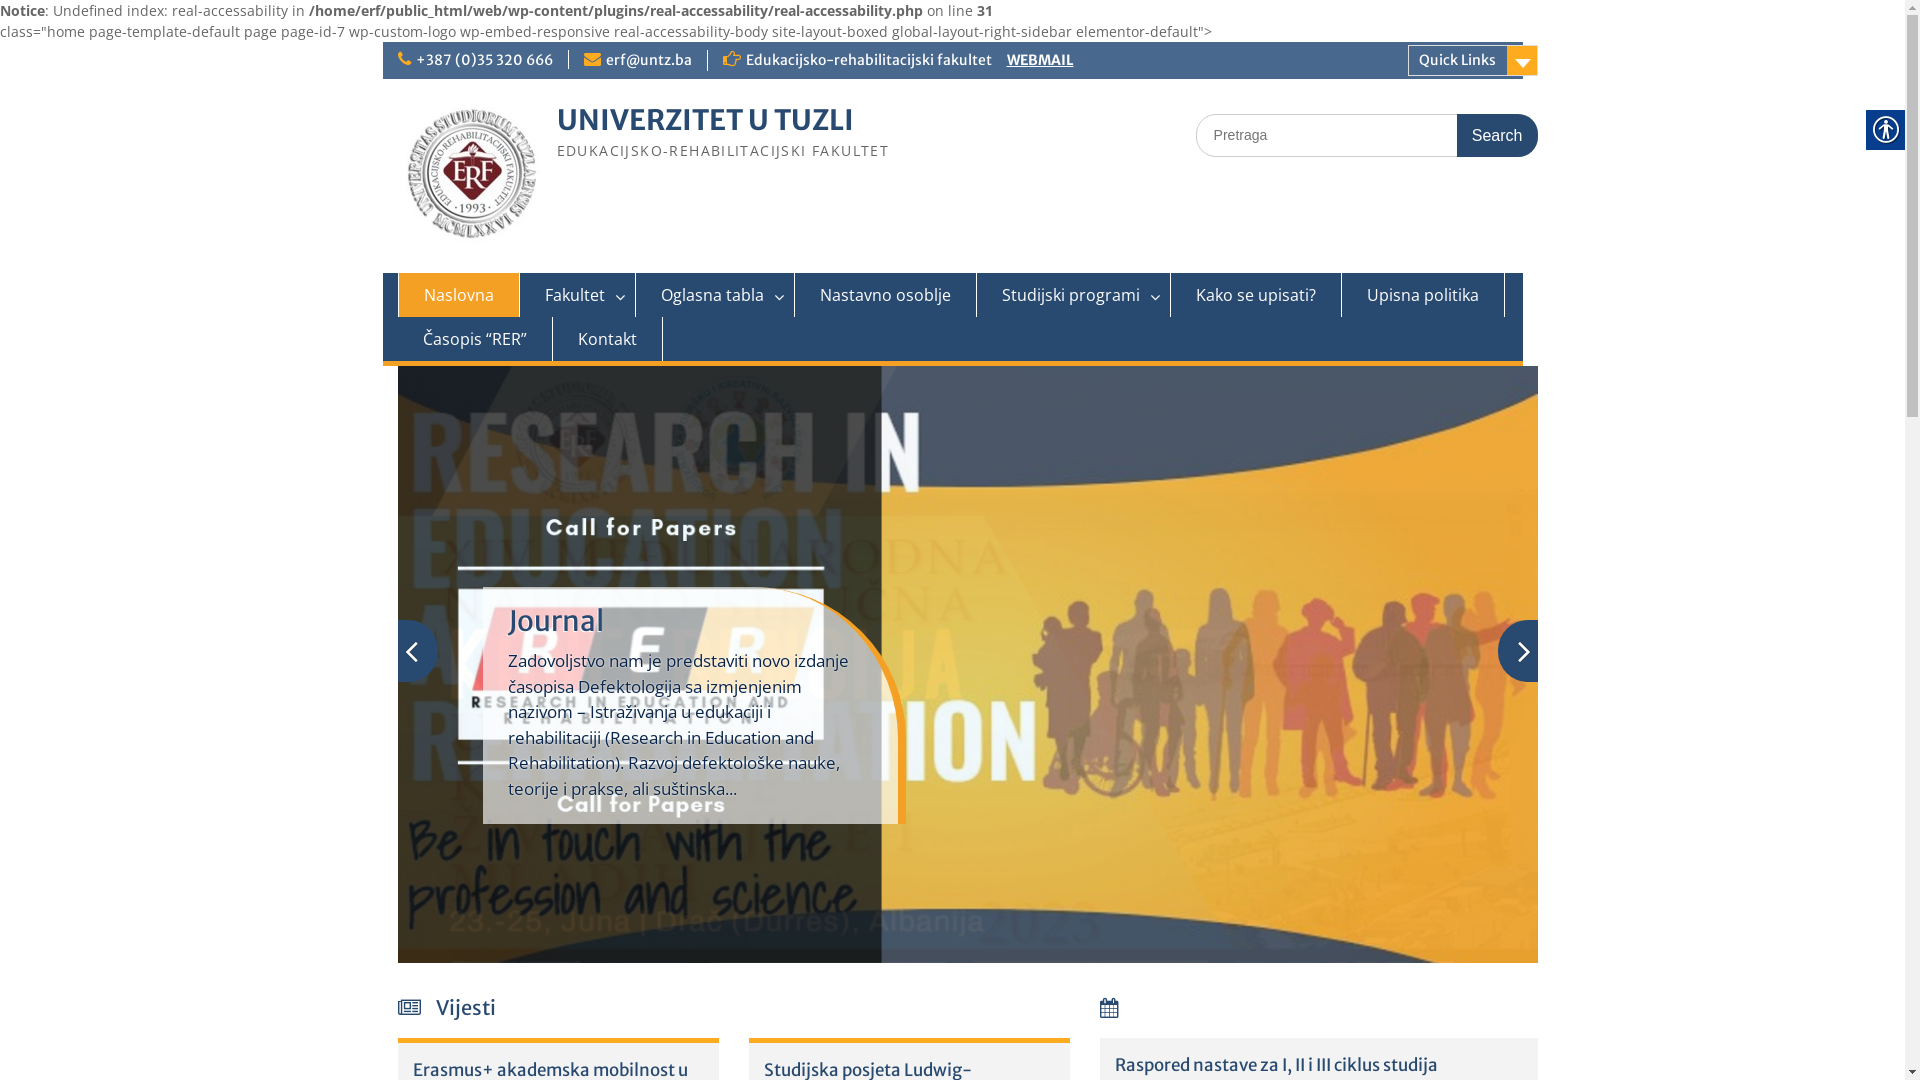  I want to click on 'Oglasna tabla', so click(715, 294).